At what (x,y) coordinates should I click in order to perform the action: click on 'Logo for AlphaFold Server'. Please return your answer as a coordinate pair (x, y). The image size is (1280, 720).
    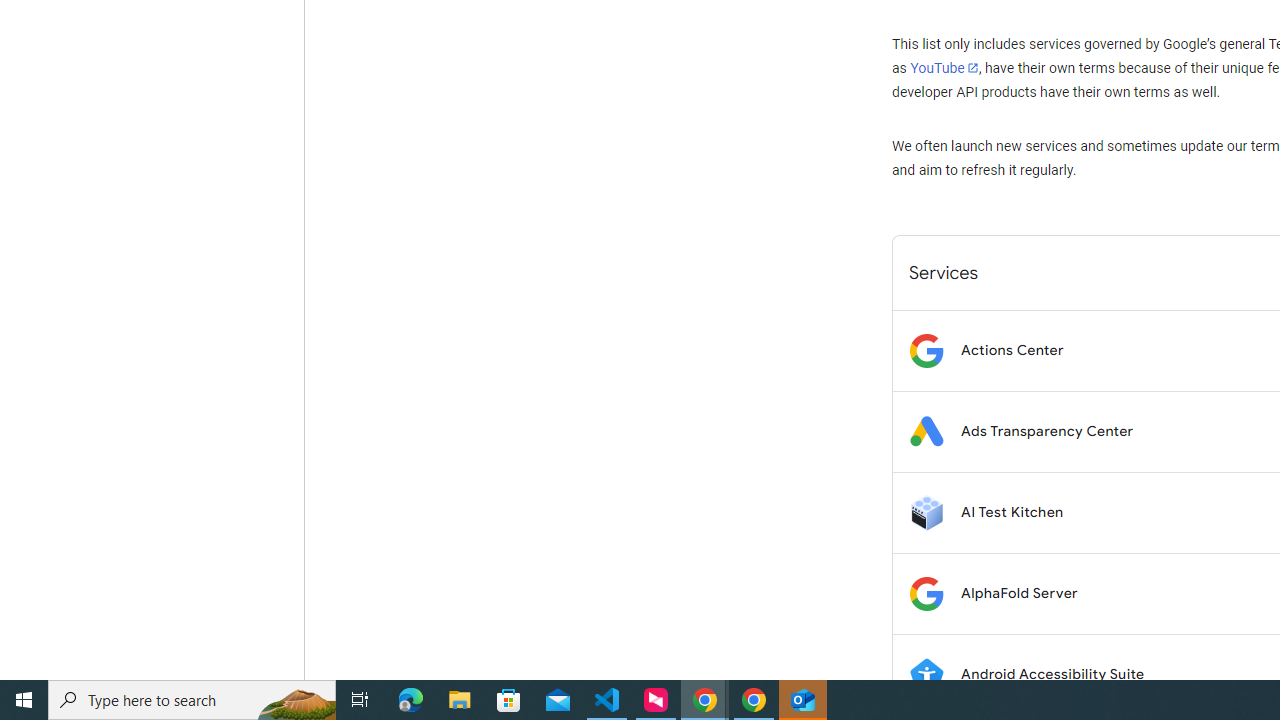
    Looking at the image, I should click on (925, 592).